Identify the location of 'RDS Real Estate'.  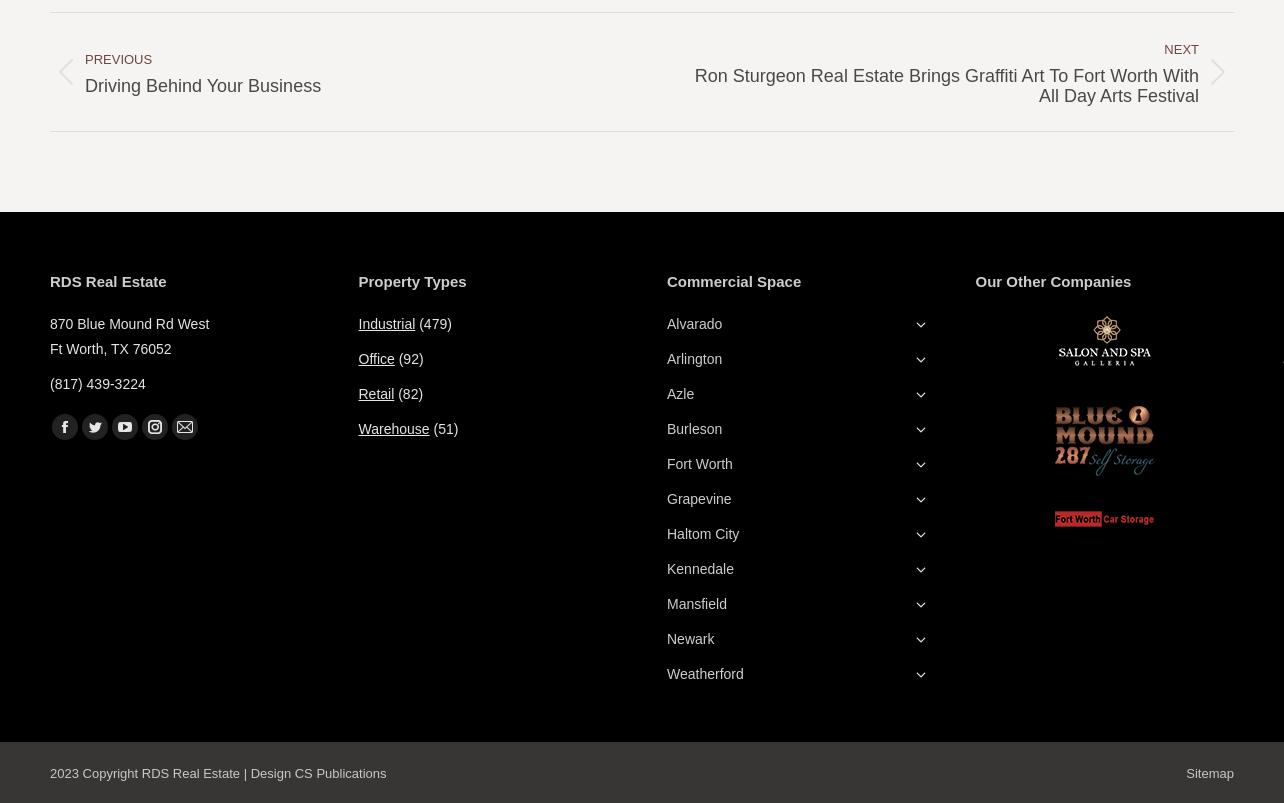
(107, 281).